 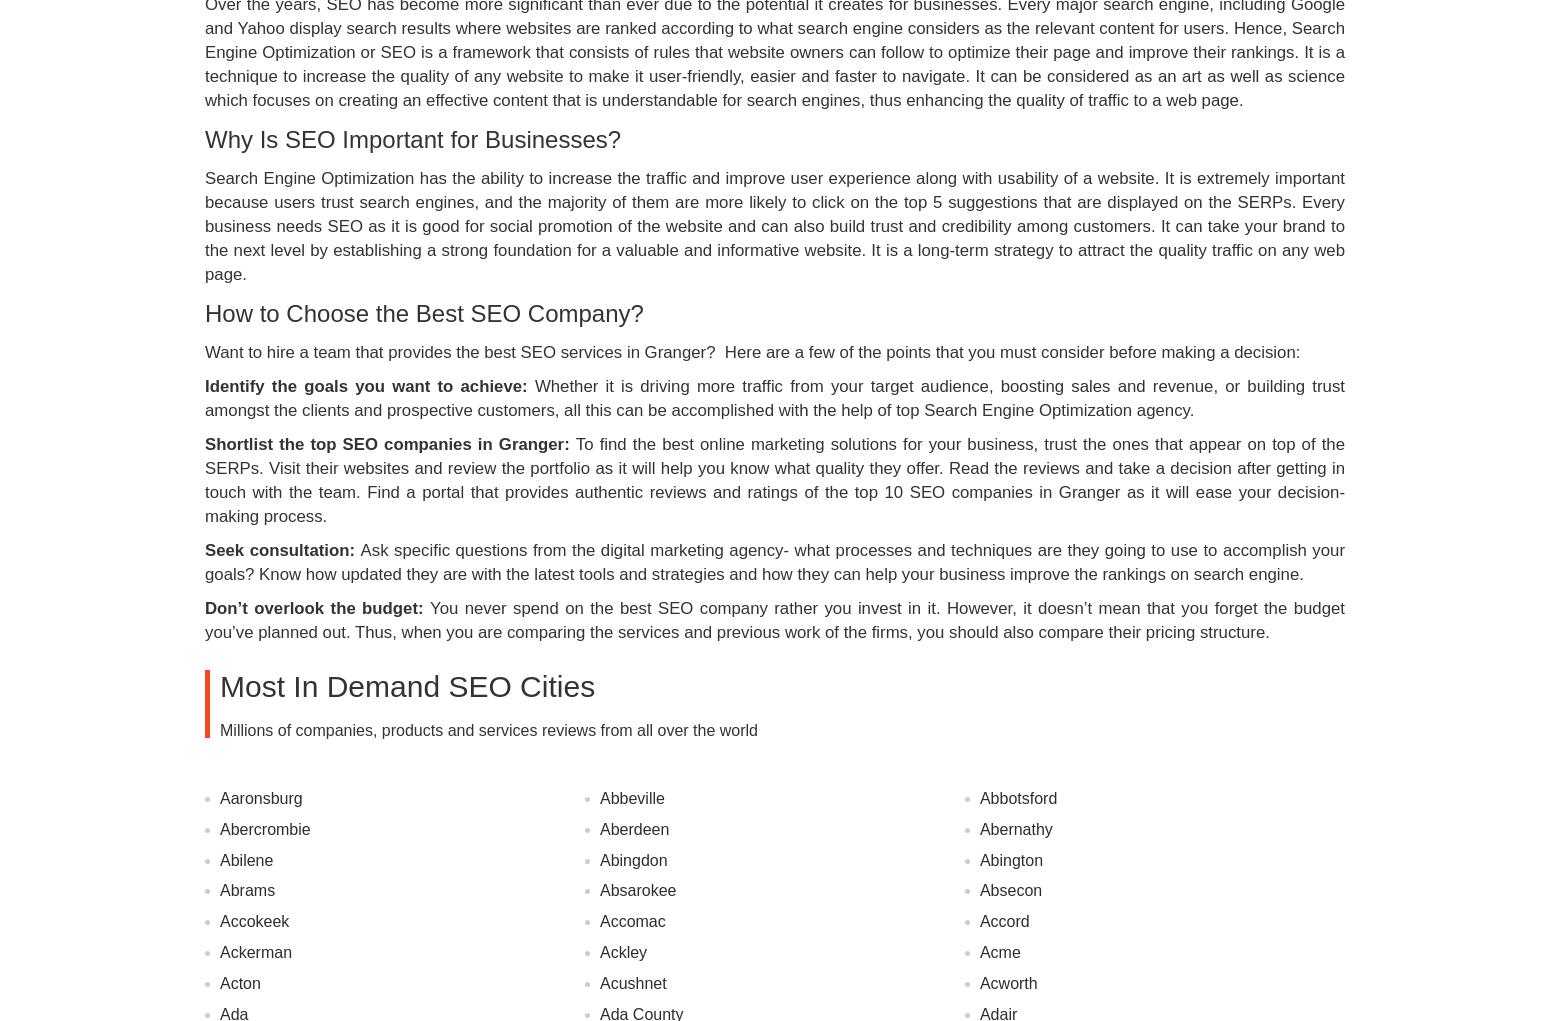 I want to click on 'Ackley', so click(x=621, y=951).